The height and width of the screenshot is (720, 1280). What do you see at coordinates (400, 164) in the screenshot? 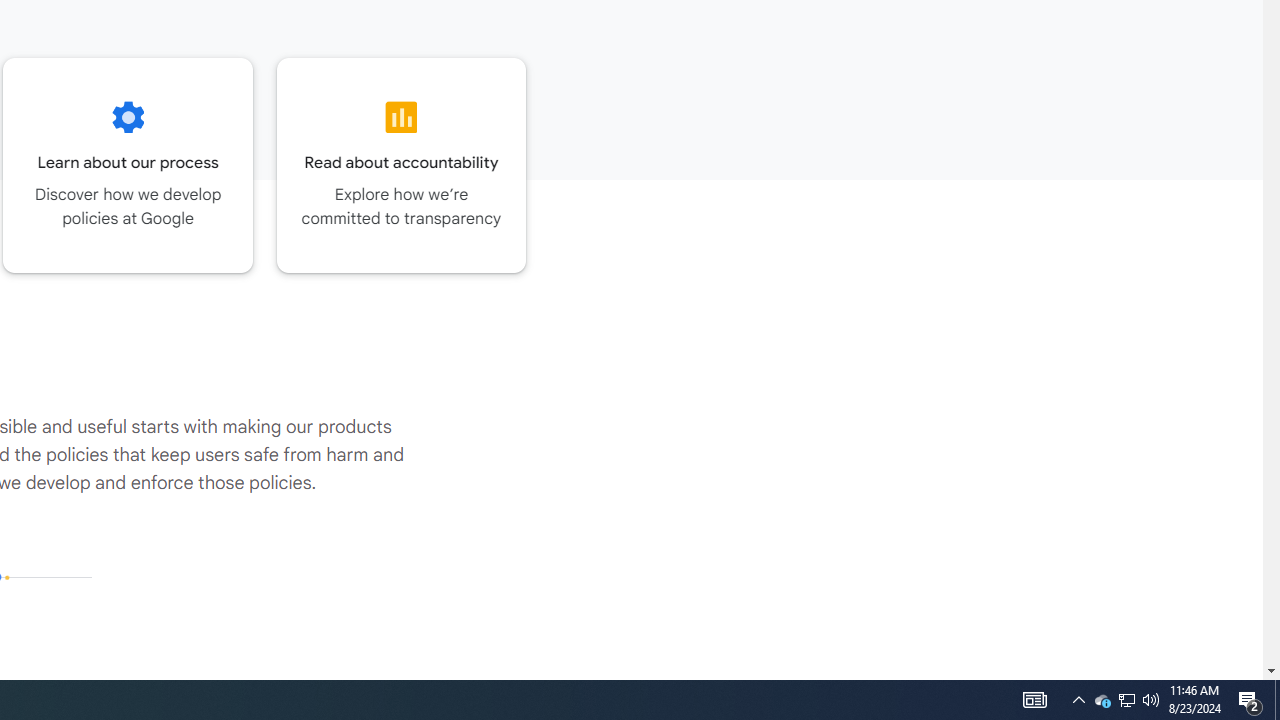
I see `'Go to the Accountability page'` at bounding box center [400, 164].